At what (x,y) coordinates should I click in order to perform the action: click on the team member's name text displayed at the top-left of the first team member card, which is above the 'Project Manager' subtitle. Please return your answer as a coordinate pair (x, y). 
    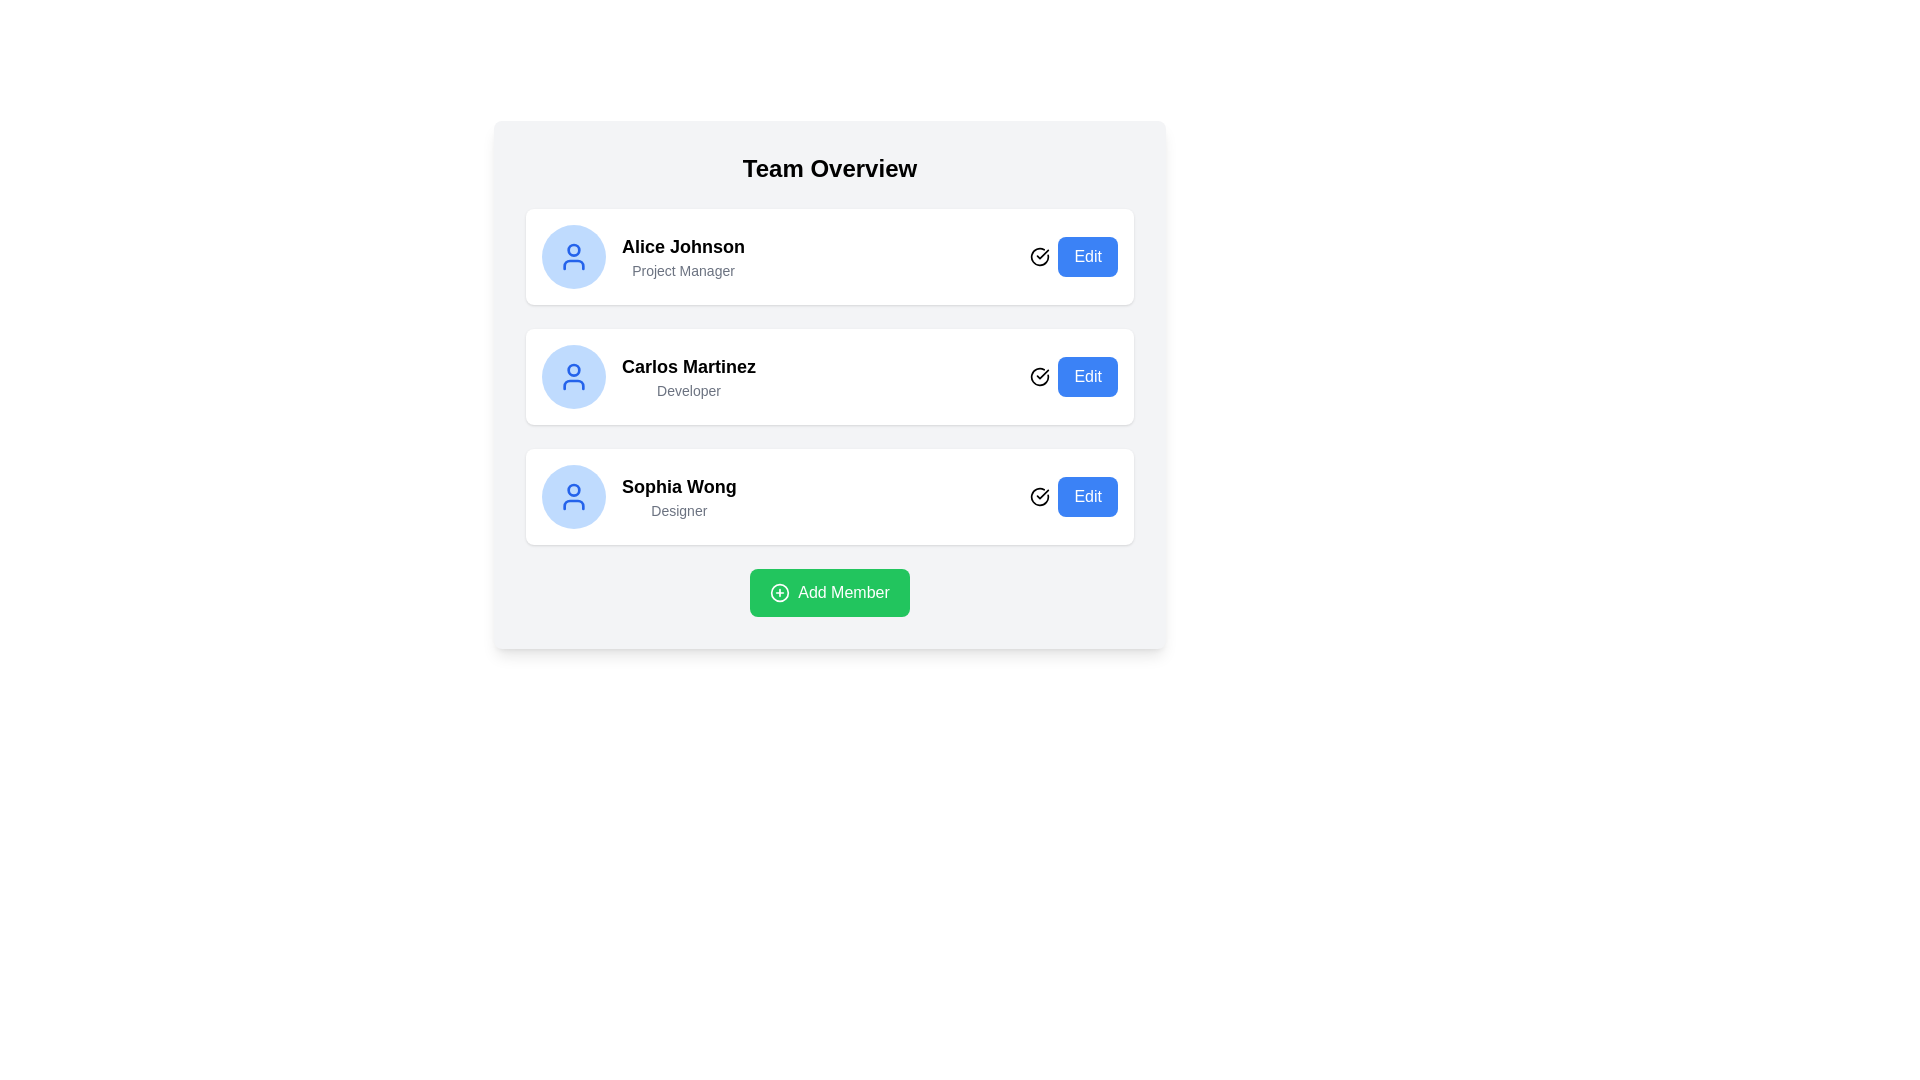
    Looking at the image, I should click on (683, 245).